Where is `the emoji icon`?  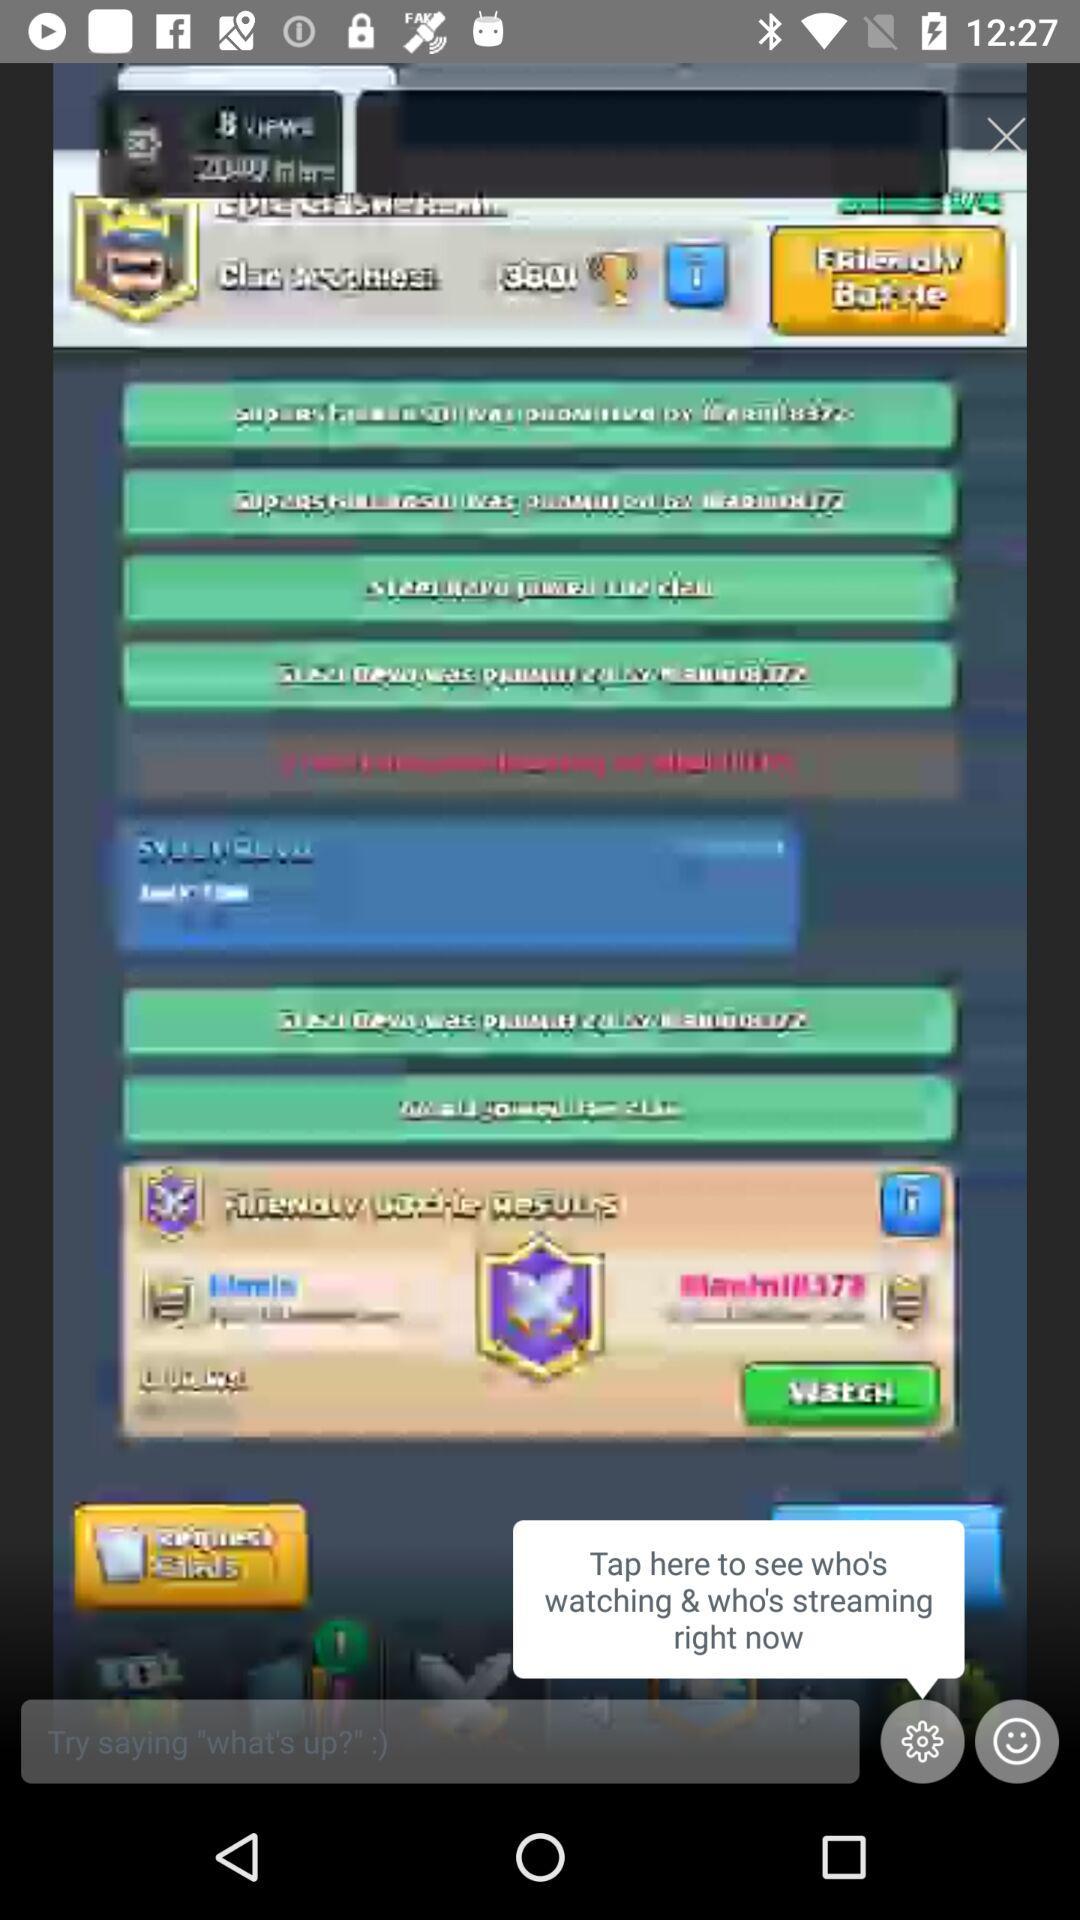 the emoji icon is located at coordinates (1017, 1740).